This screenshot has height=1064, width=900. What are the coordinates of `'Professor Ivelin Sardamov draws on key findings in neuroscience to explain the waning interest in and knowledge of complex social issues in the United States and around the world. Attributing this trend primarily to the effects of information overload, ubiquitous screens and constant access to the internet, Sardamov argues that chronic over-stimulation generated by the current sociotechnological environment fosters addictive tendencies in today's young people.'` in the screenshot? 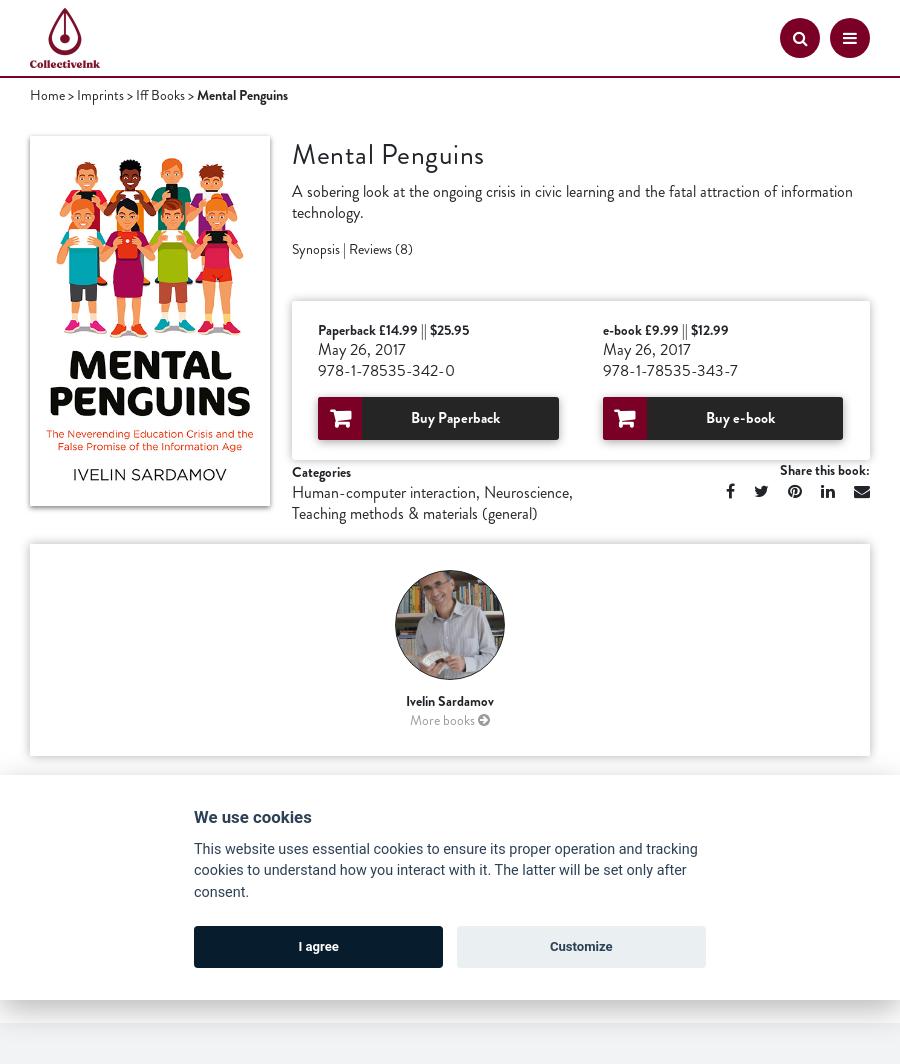 It's located at (438, 940).